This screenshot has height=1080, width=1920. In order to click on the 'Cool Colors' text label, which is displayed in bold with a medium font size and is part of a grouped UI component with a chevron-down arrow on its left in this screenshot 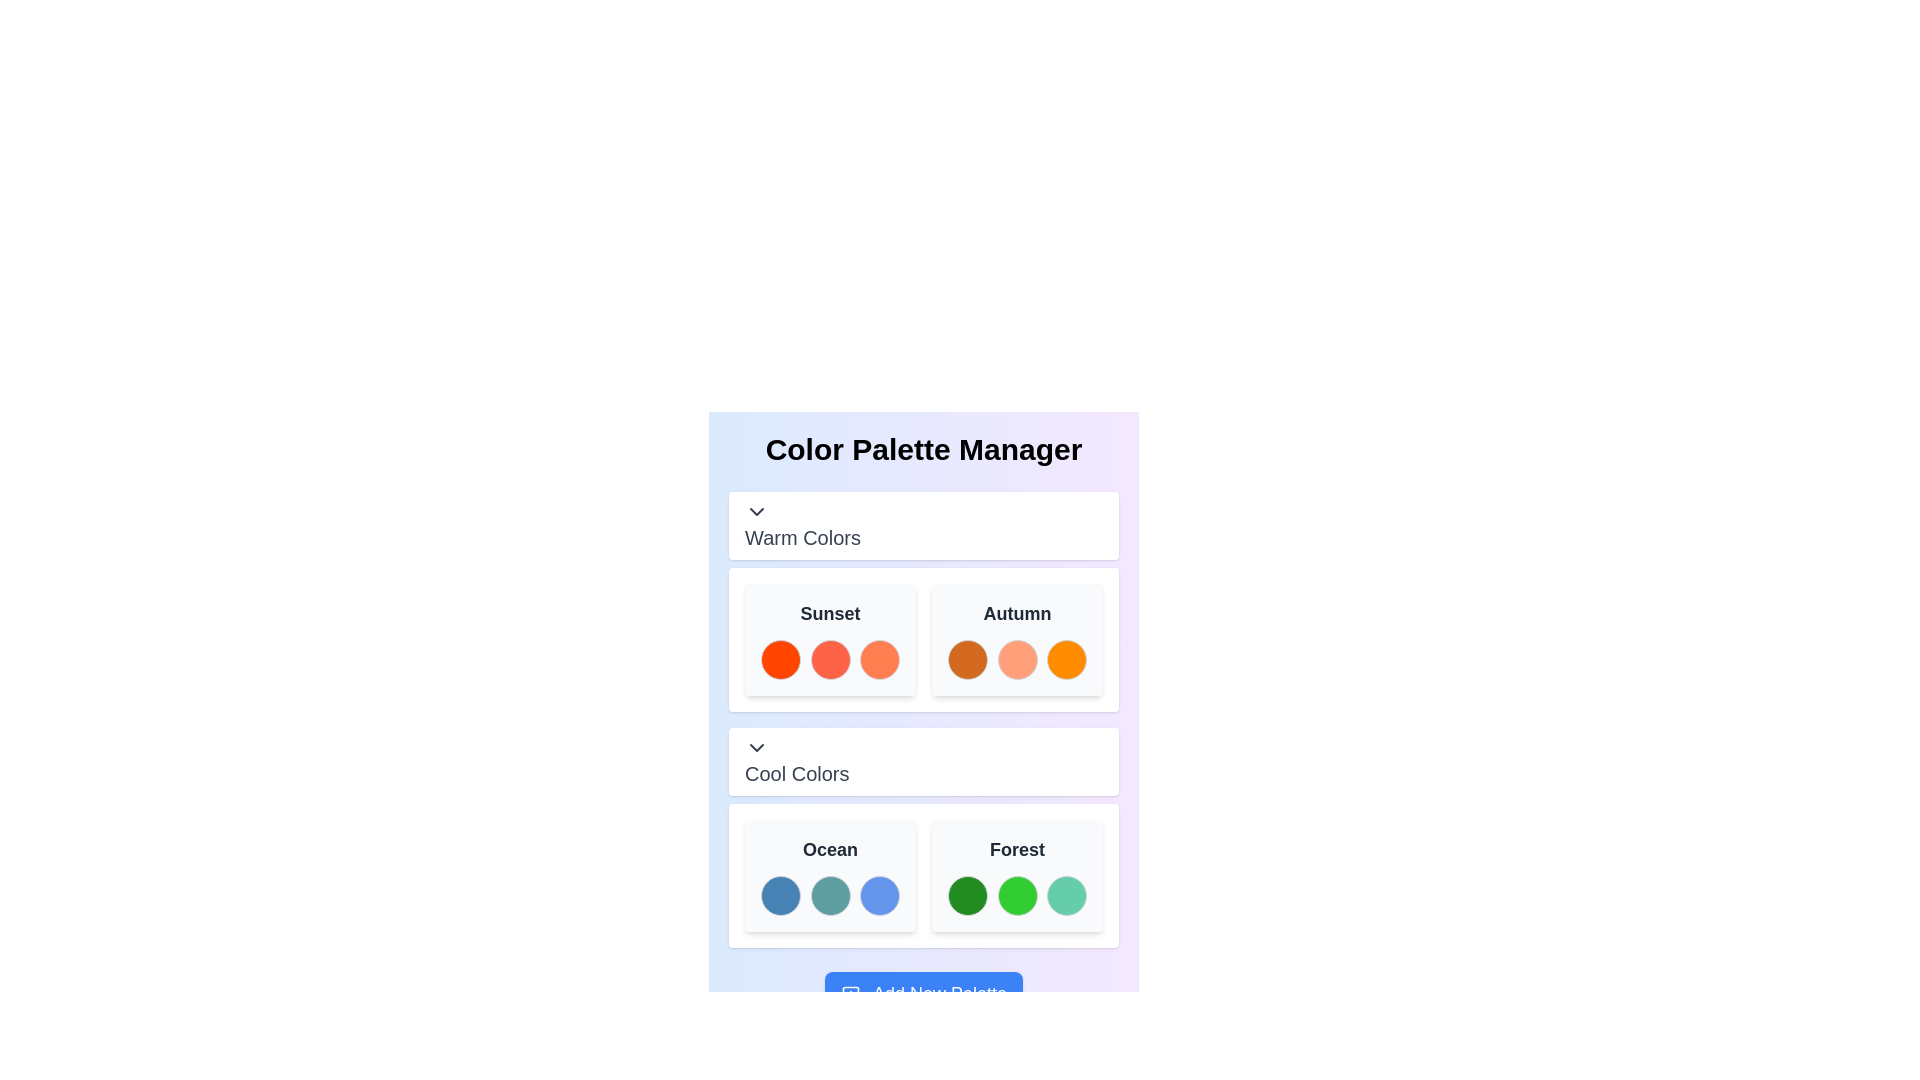, I will do `click(796, 762)`.